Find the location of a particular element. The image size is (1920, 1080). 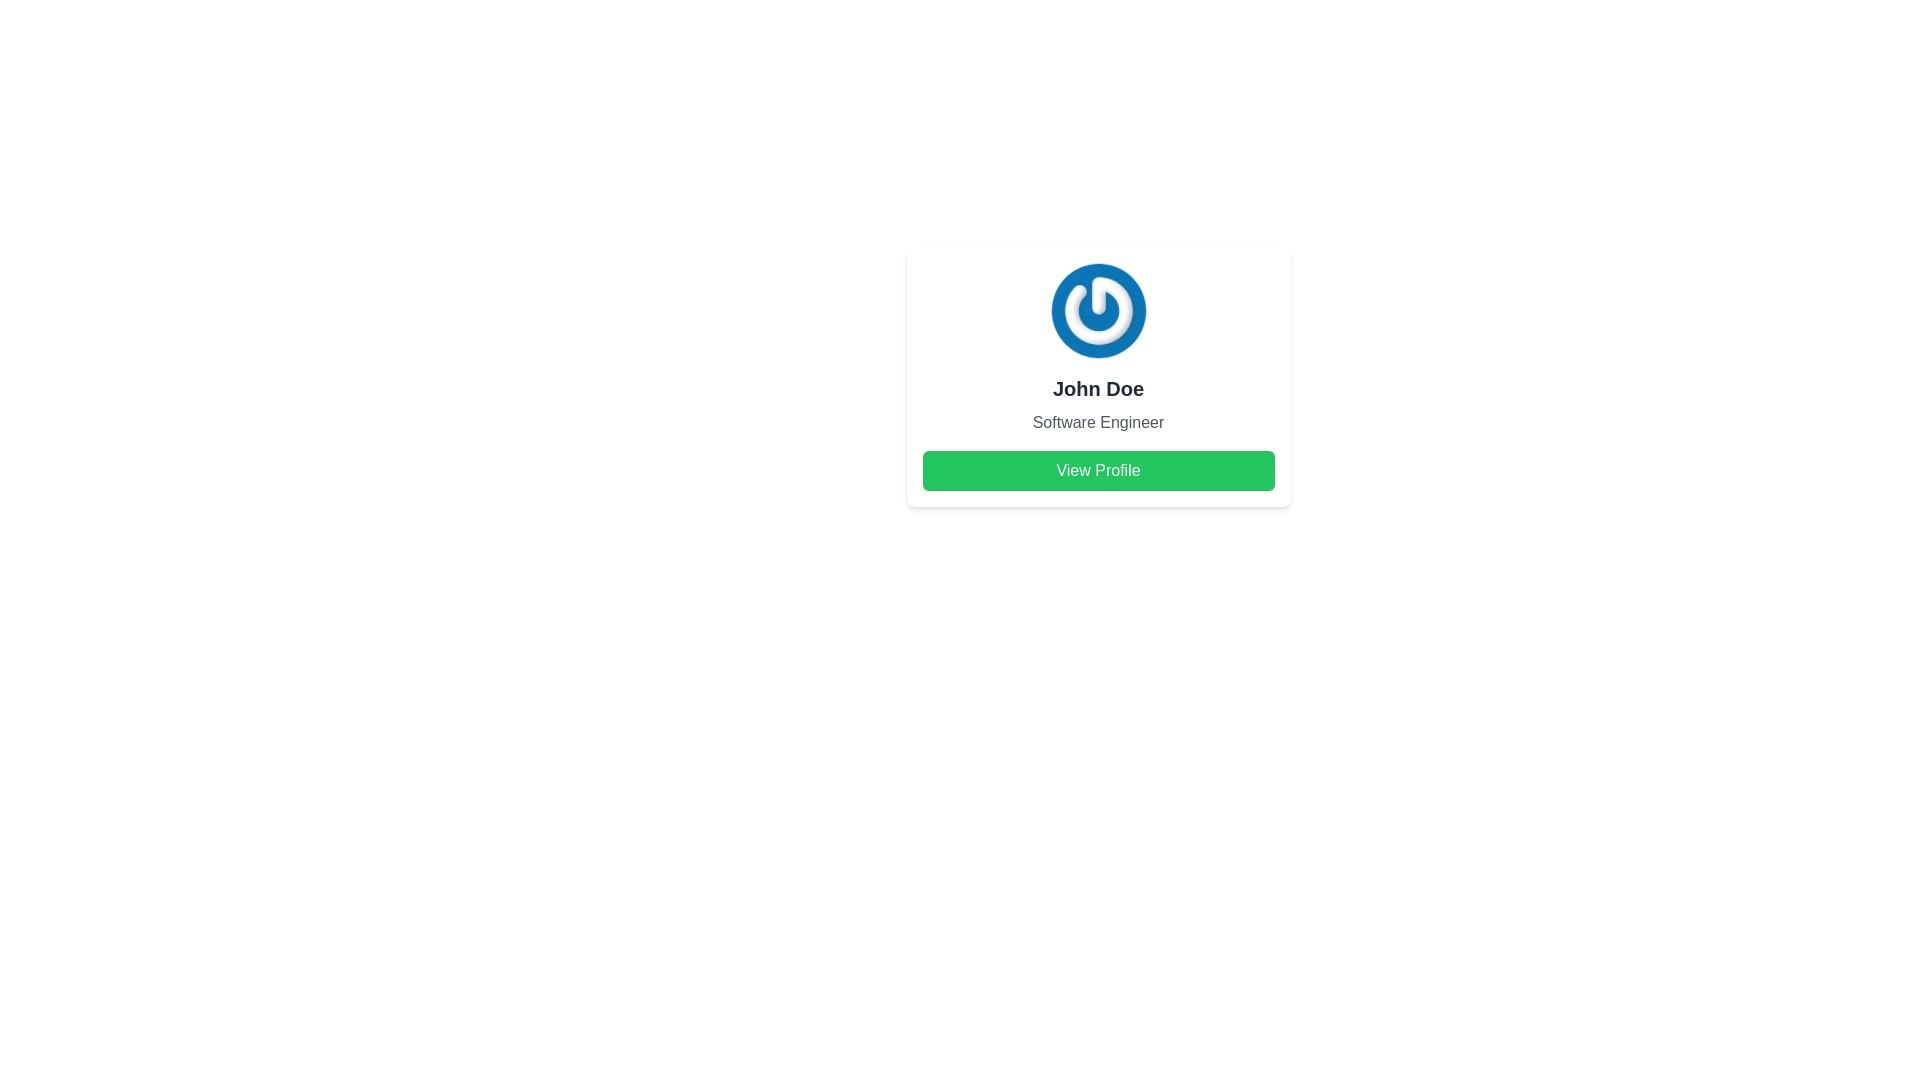

the user profile image located at the top center of the profile card, which serves as a visual identifier for the user is located at coordinates (1097, 311).